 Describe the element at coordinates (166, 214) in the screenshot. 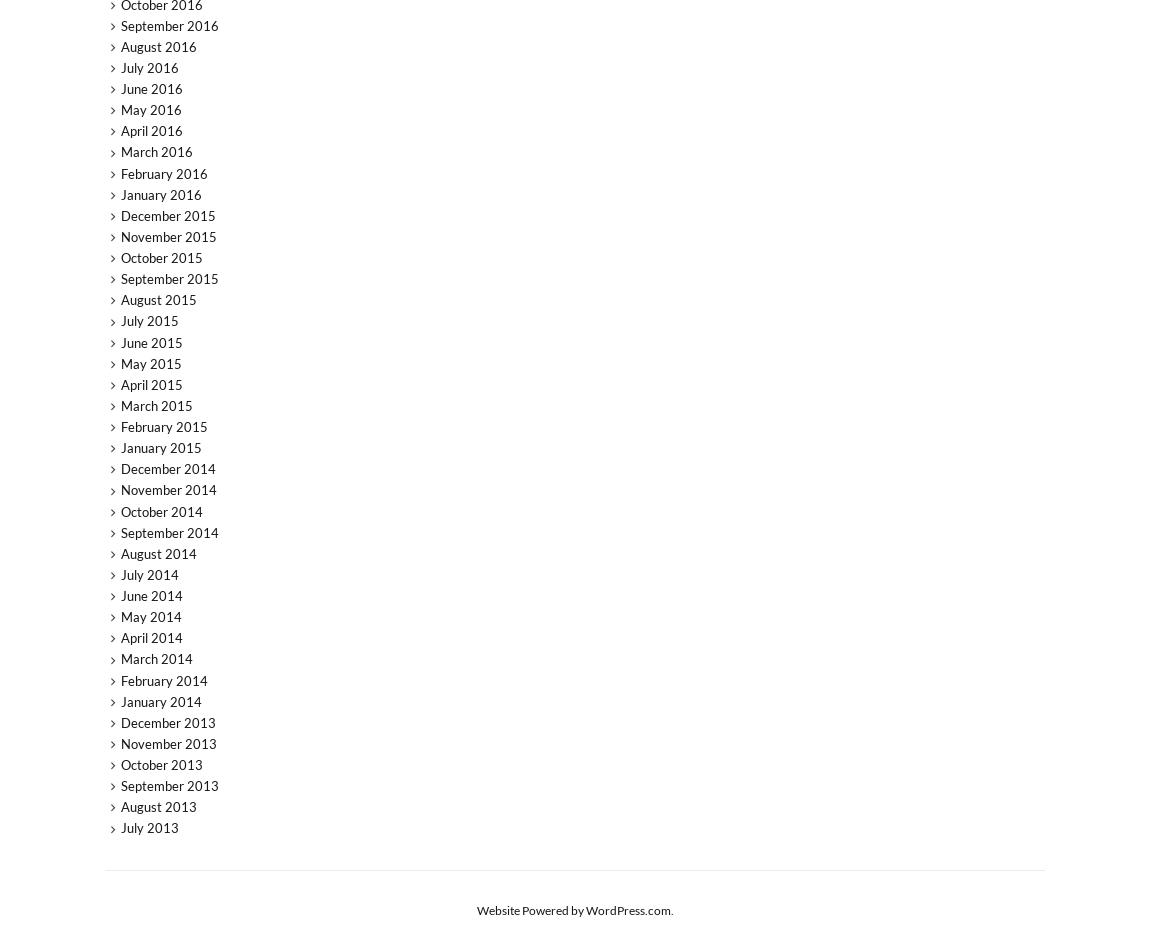

I see `'December 2015'` at that location.